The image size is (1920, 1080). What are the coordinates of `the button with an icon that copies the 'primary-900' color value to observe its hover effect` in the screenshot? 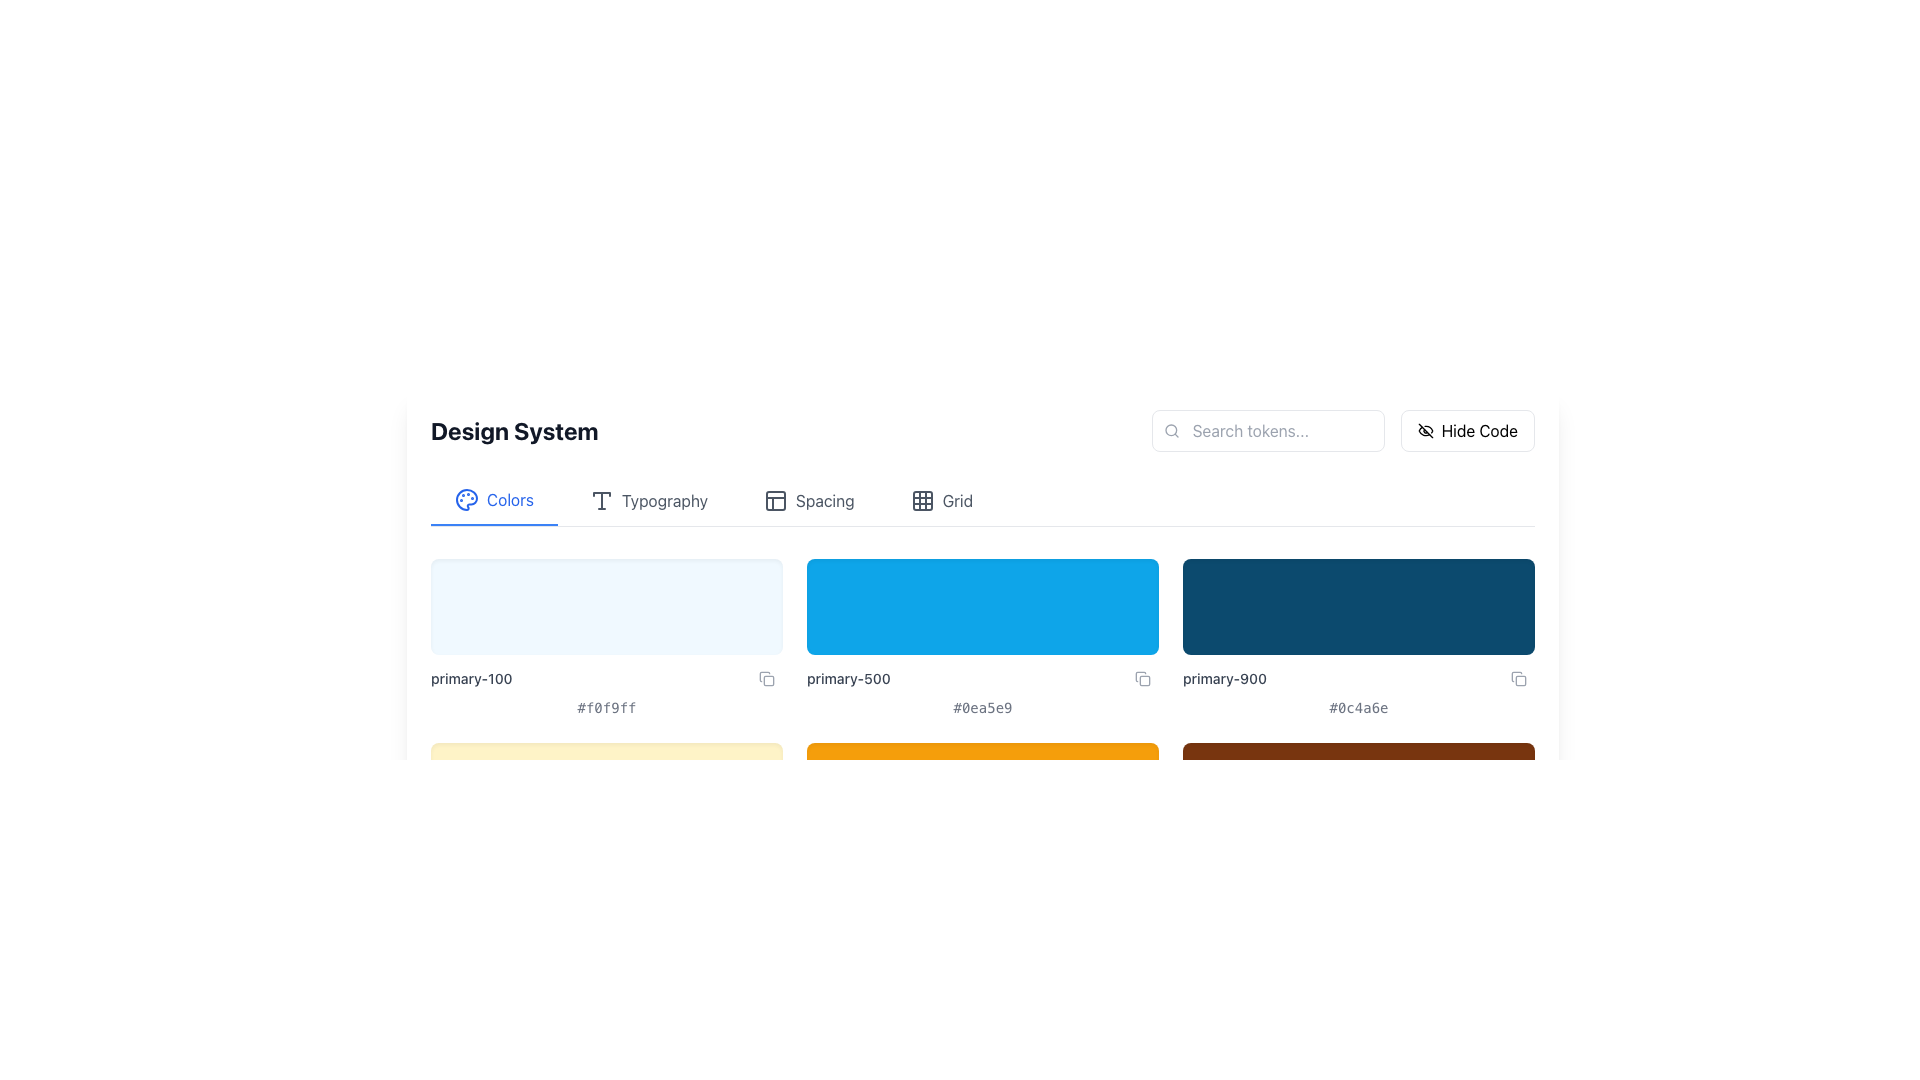 It's located at (1518, 677).